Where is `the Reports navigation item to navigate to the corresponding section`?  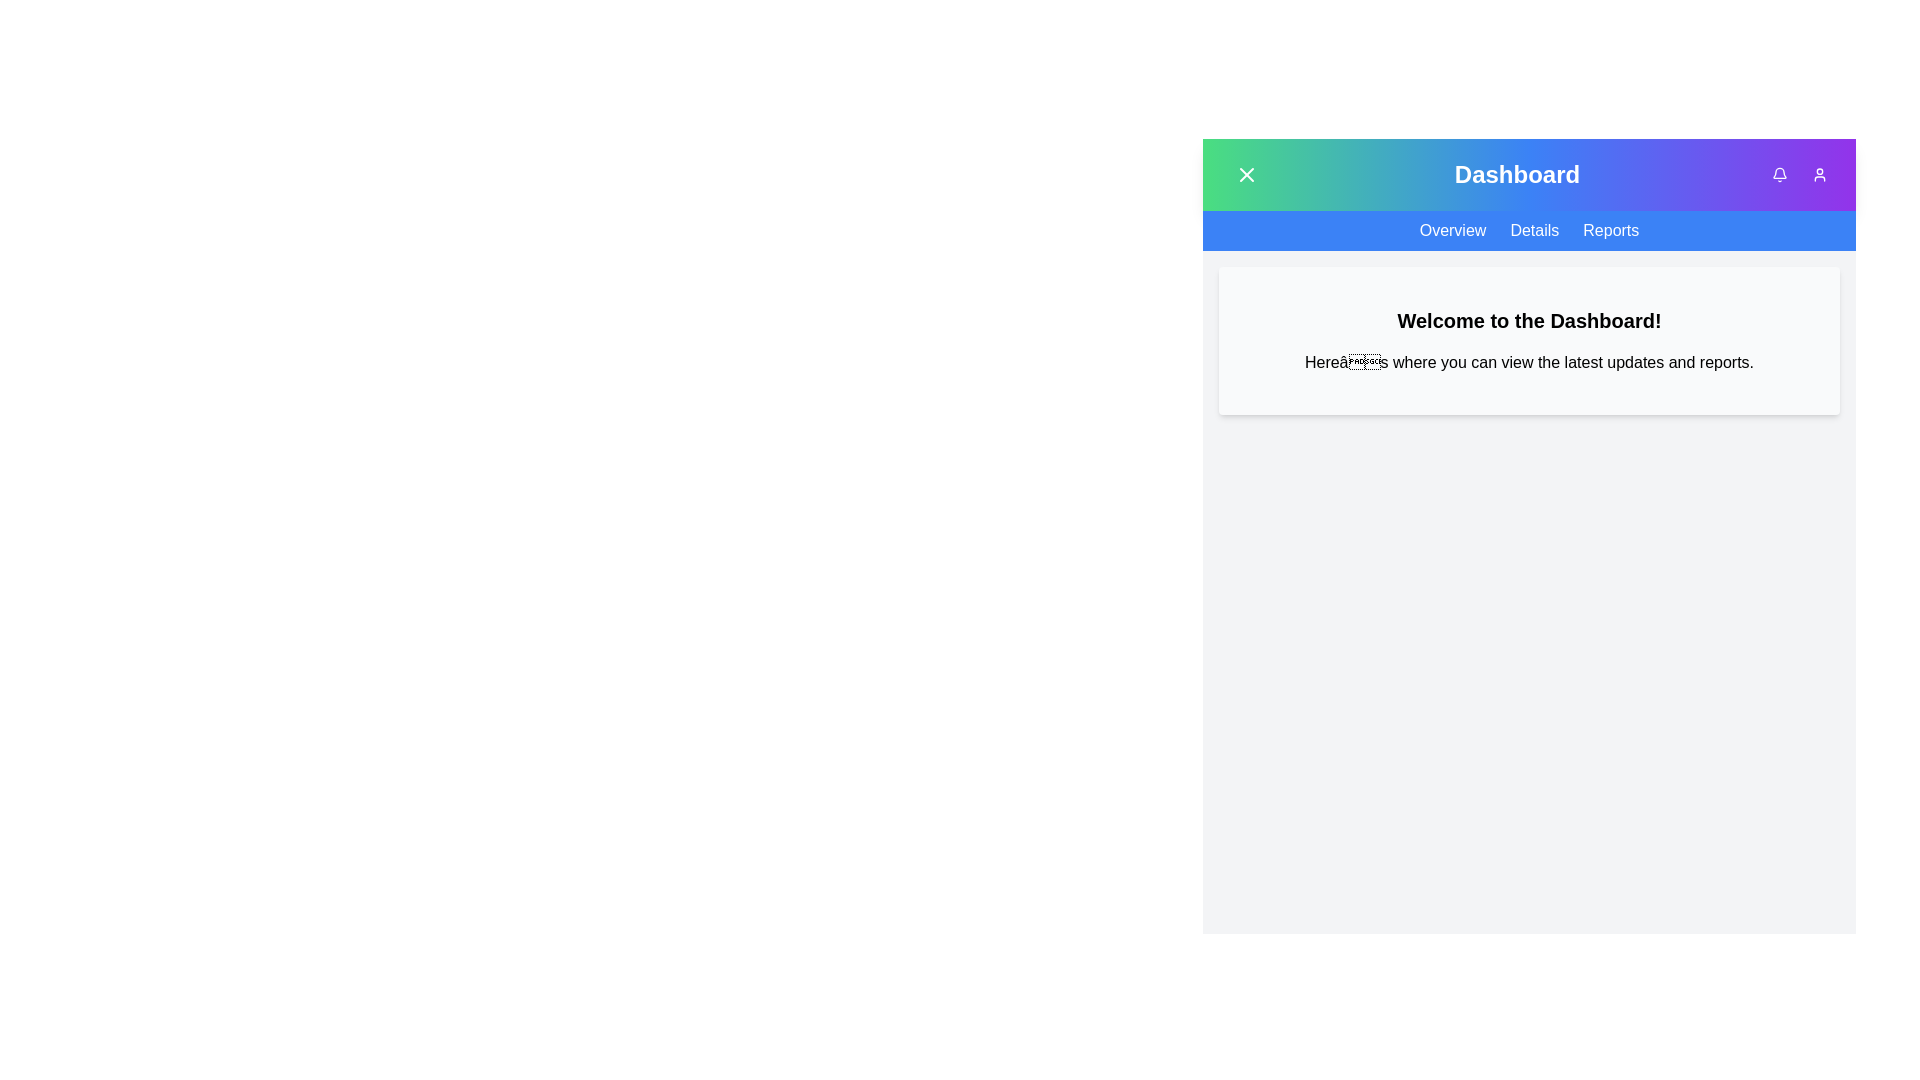
the Reports navigation item to navigate to the corresponding section is located at coordinates (1611, 230).